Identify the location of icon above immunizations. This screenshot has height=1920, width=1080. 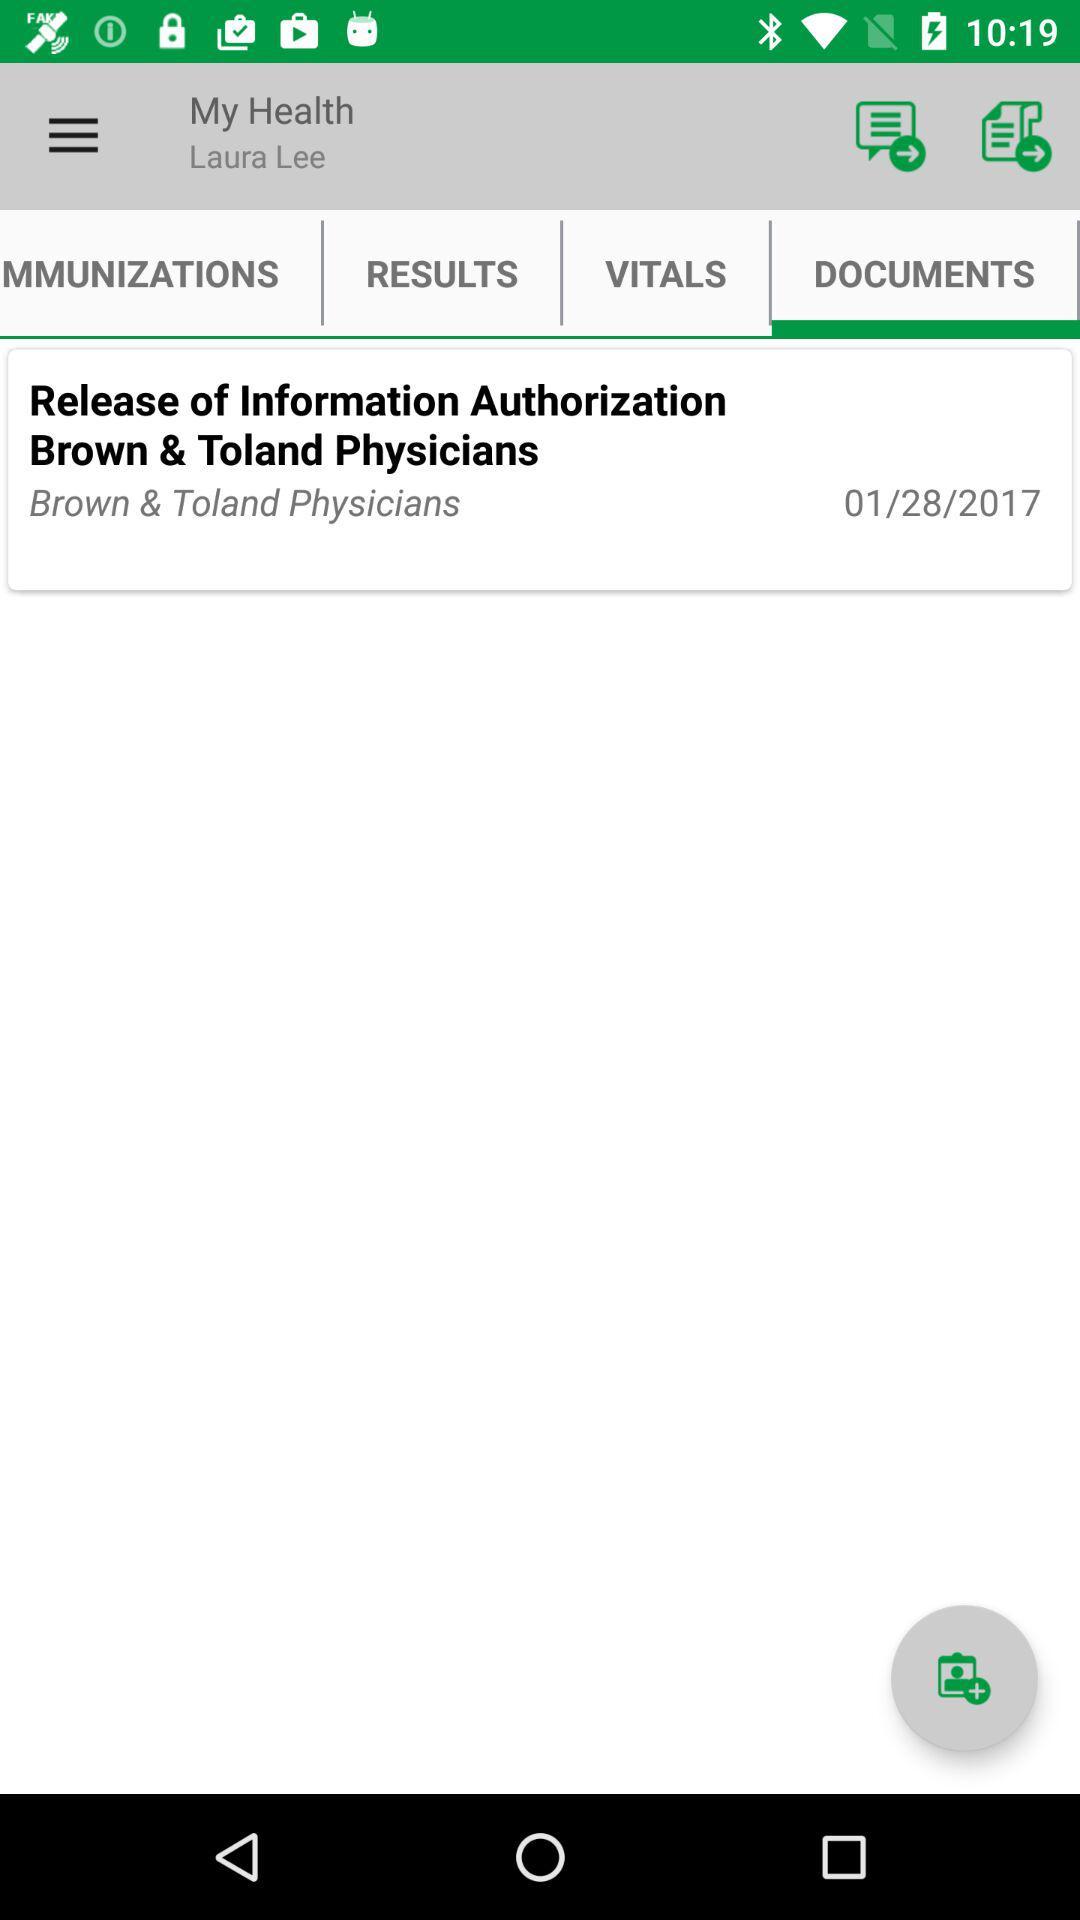
(72, 135).